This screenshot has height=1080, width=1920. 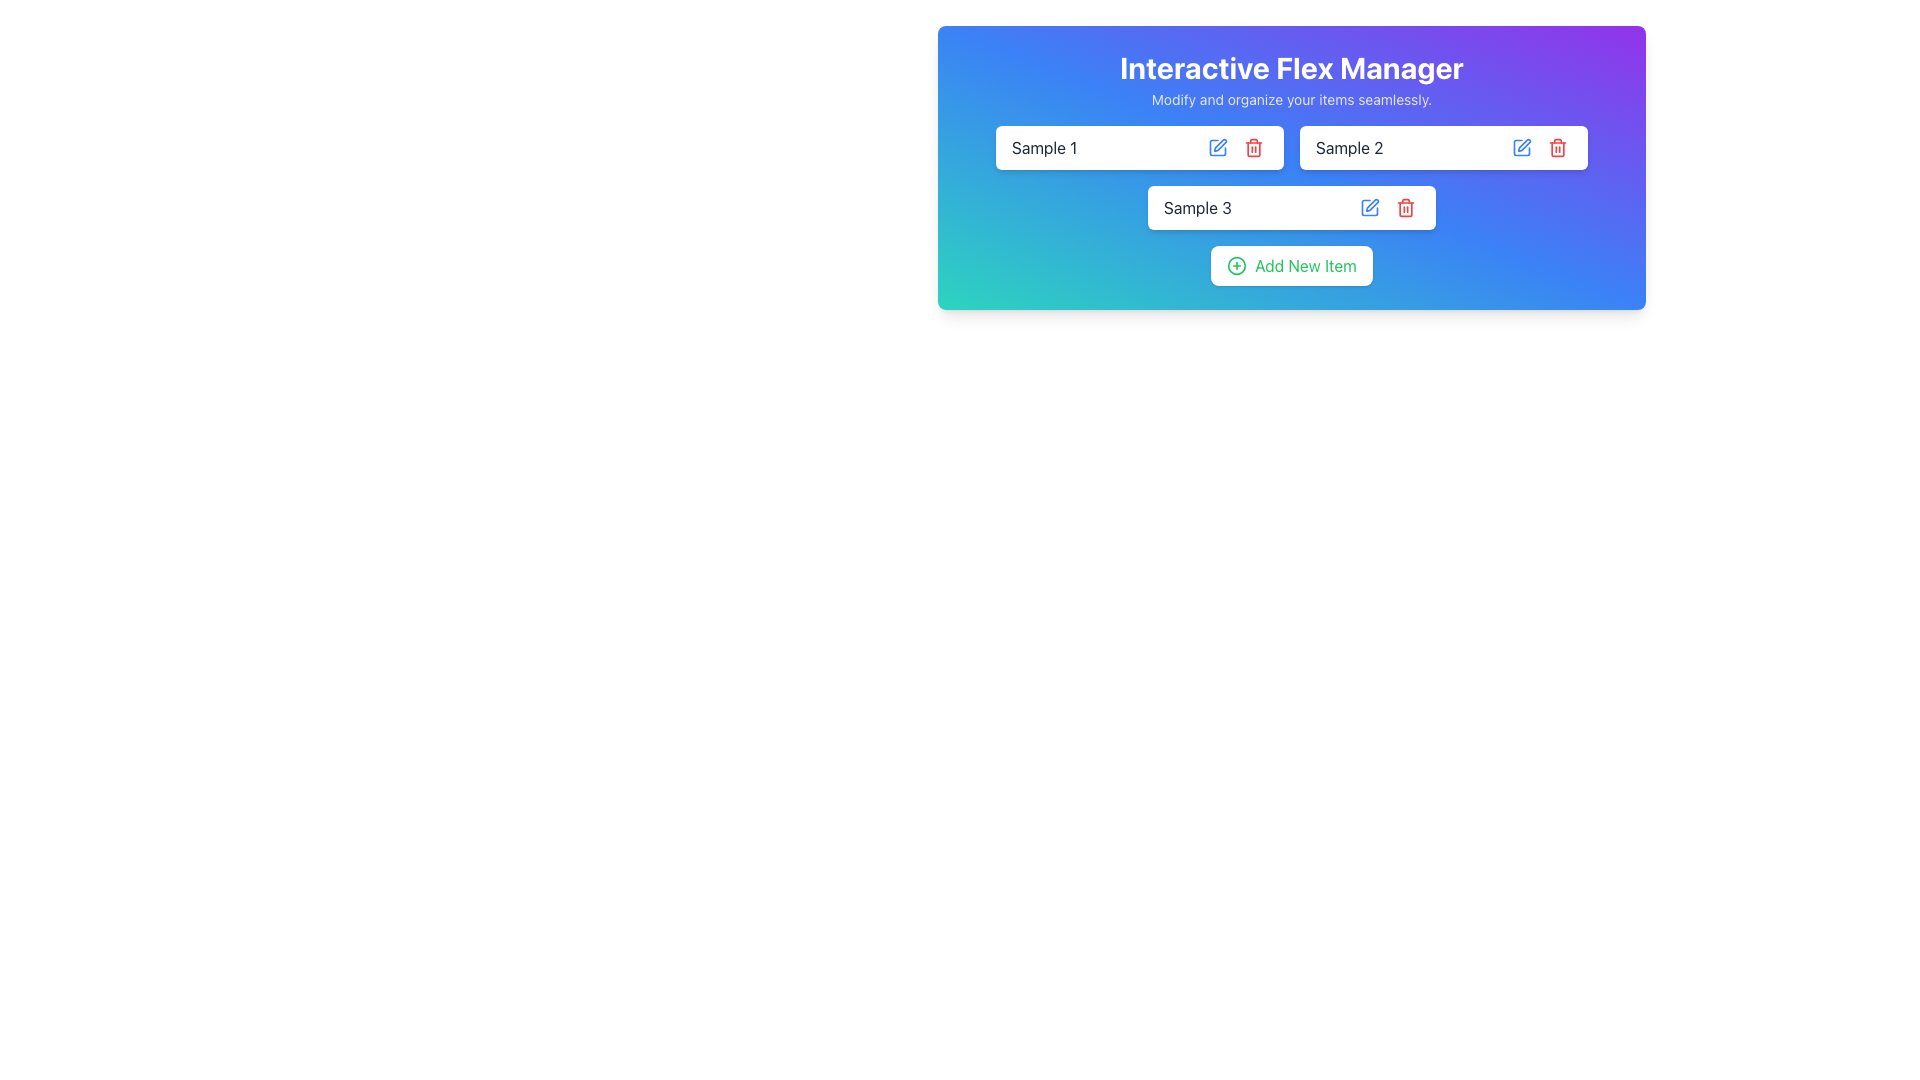 I want to click on the circular SVG element representing the outer rim of the plus sign icon, so click(x=1236, y=265).